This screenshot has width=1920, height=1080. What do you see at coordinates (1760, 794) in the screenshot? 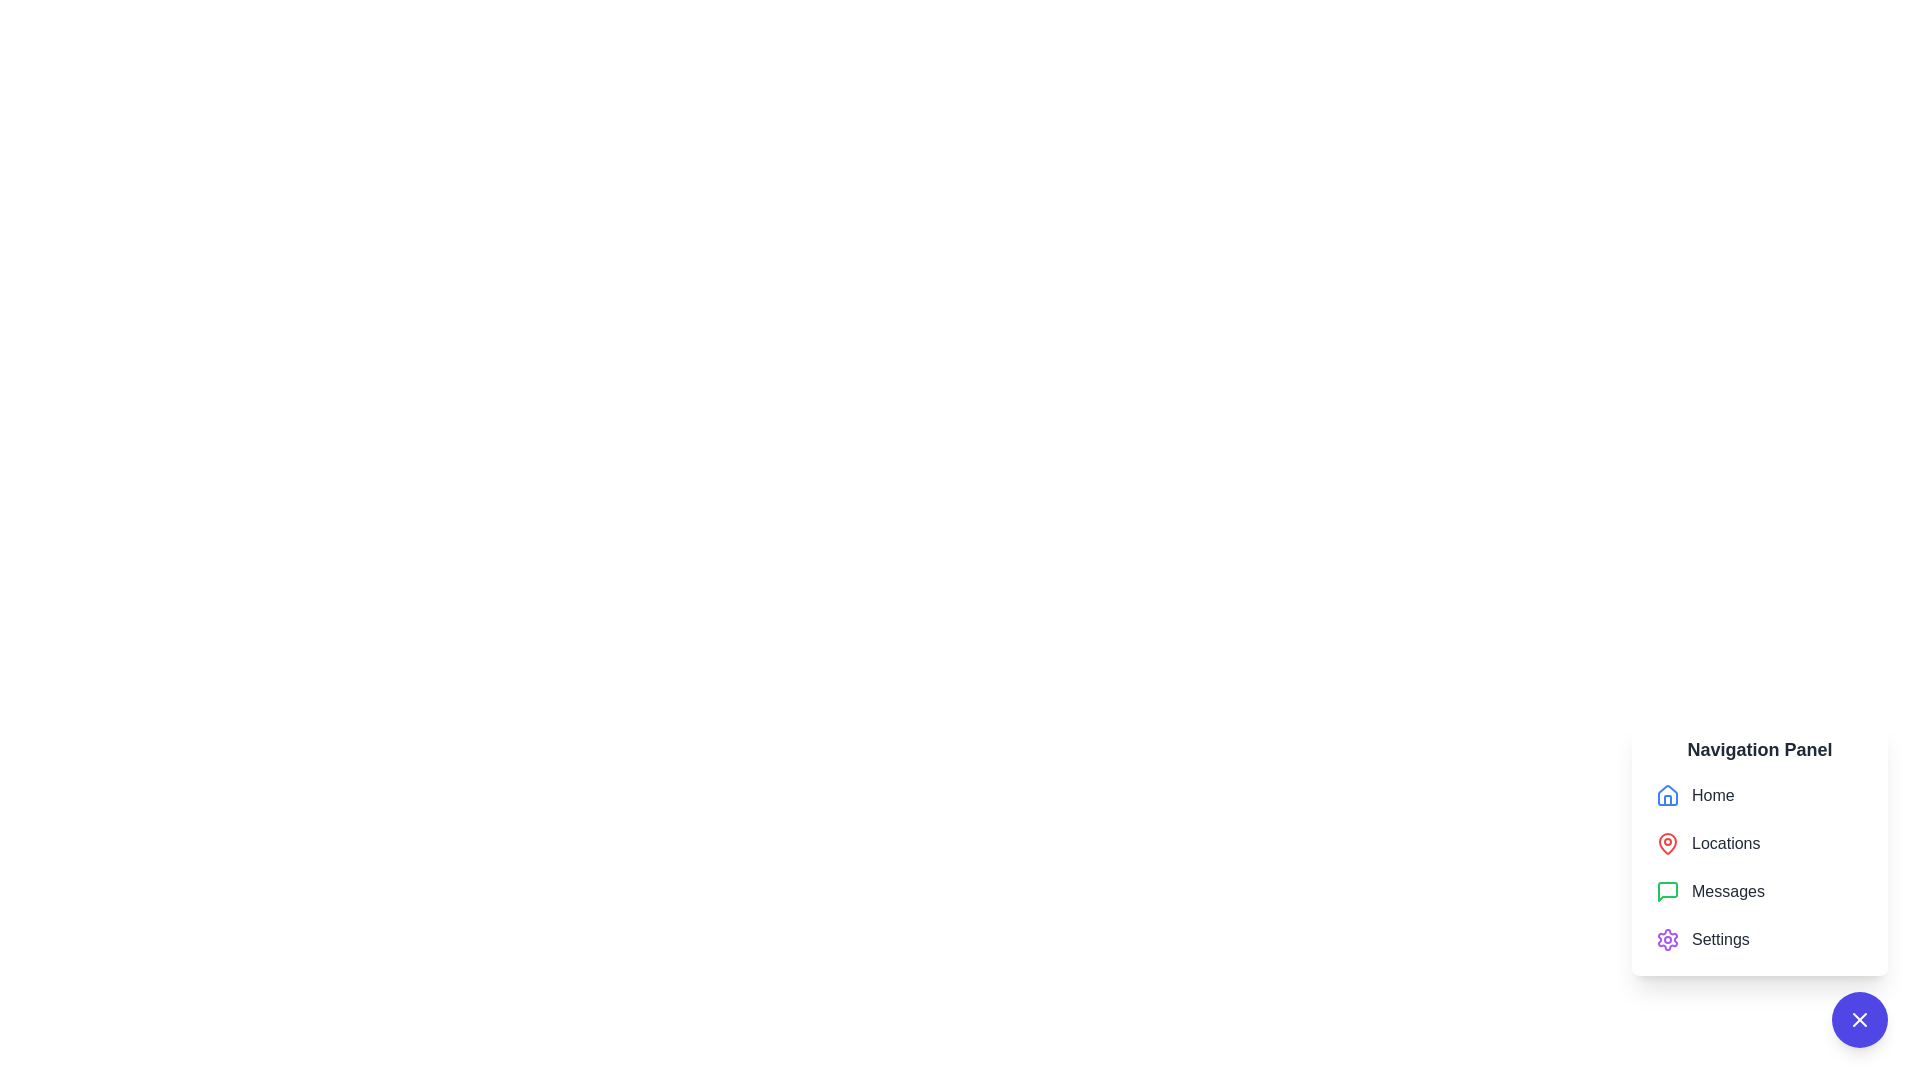
I see `the 'Home' navigation button to trigger hover effects, which is located at the top of the vertical list in the right sidebar` at bounding box center [1760, 794].